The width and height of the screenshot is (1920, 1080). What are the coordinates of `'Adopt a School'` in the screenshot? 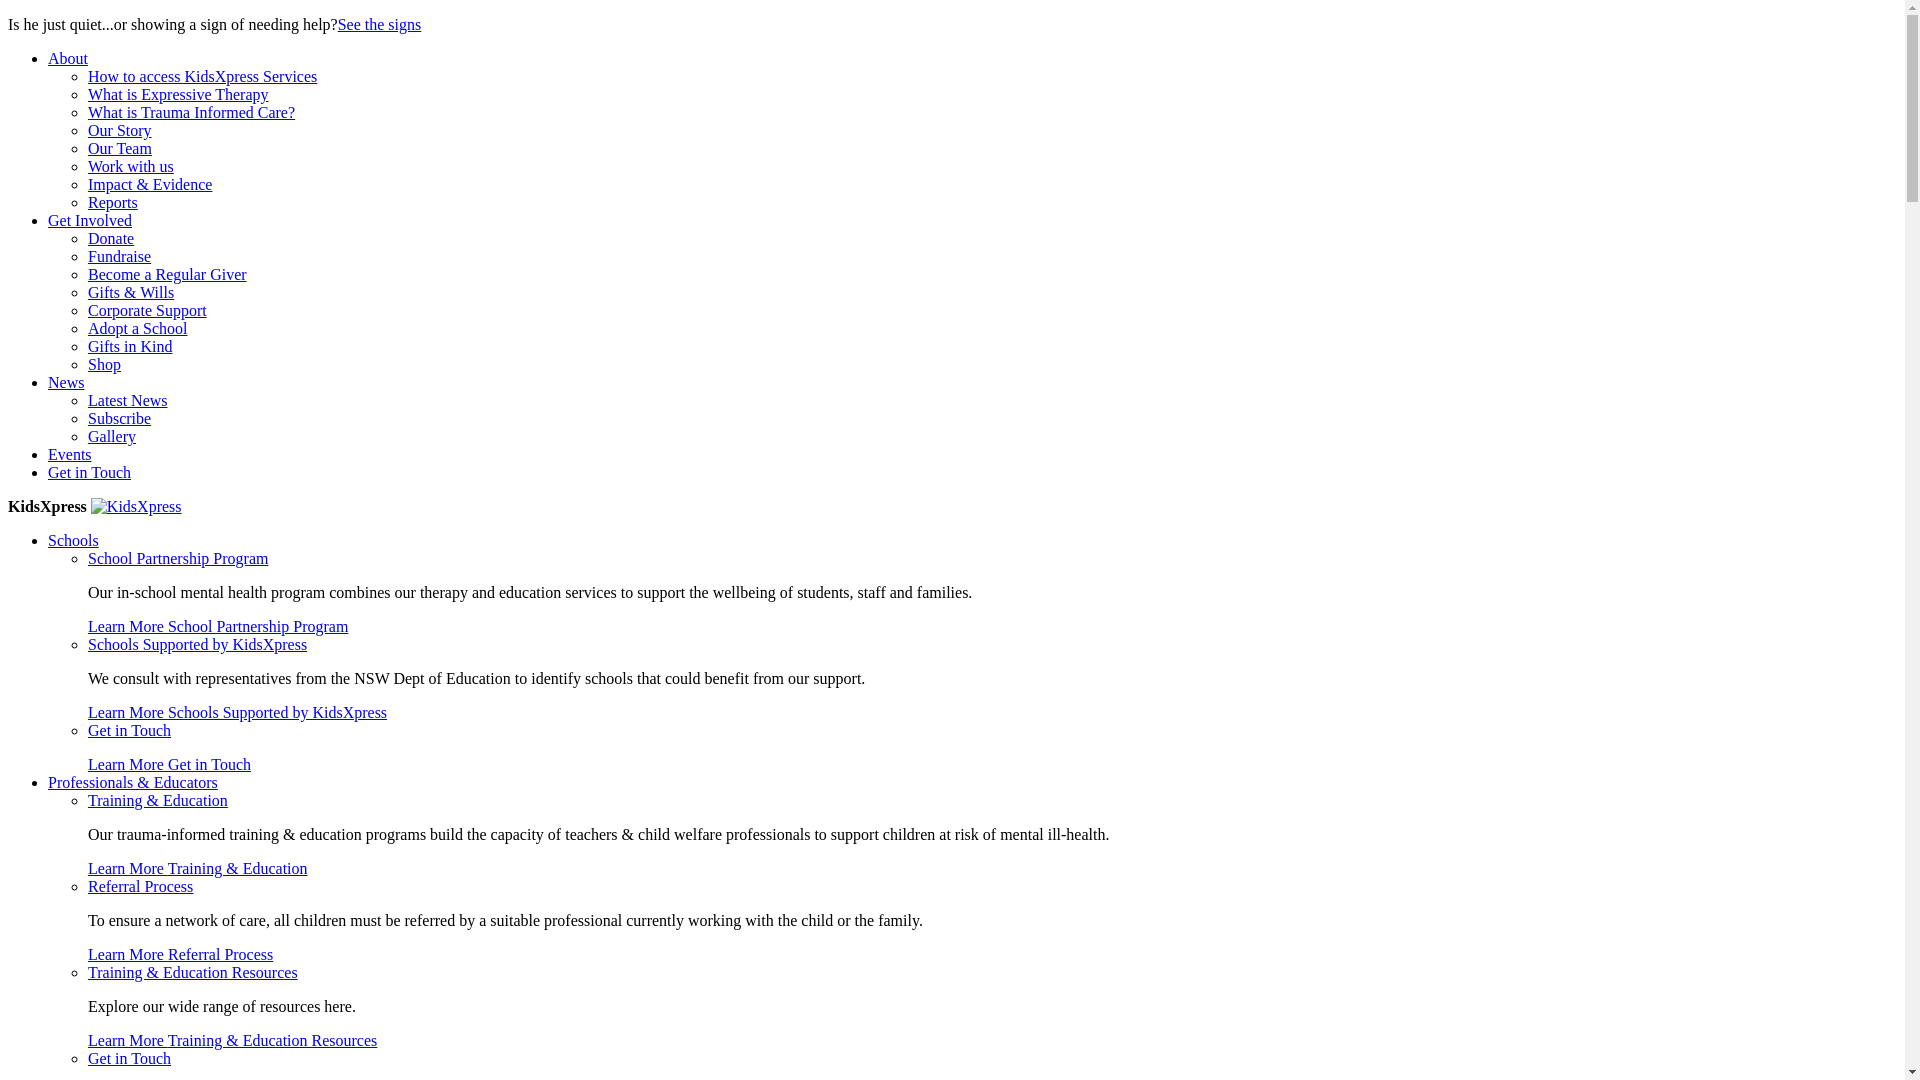 It's located at (137, 327).